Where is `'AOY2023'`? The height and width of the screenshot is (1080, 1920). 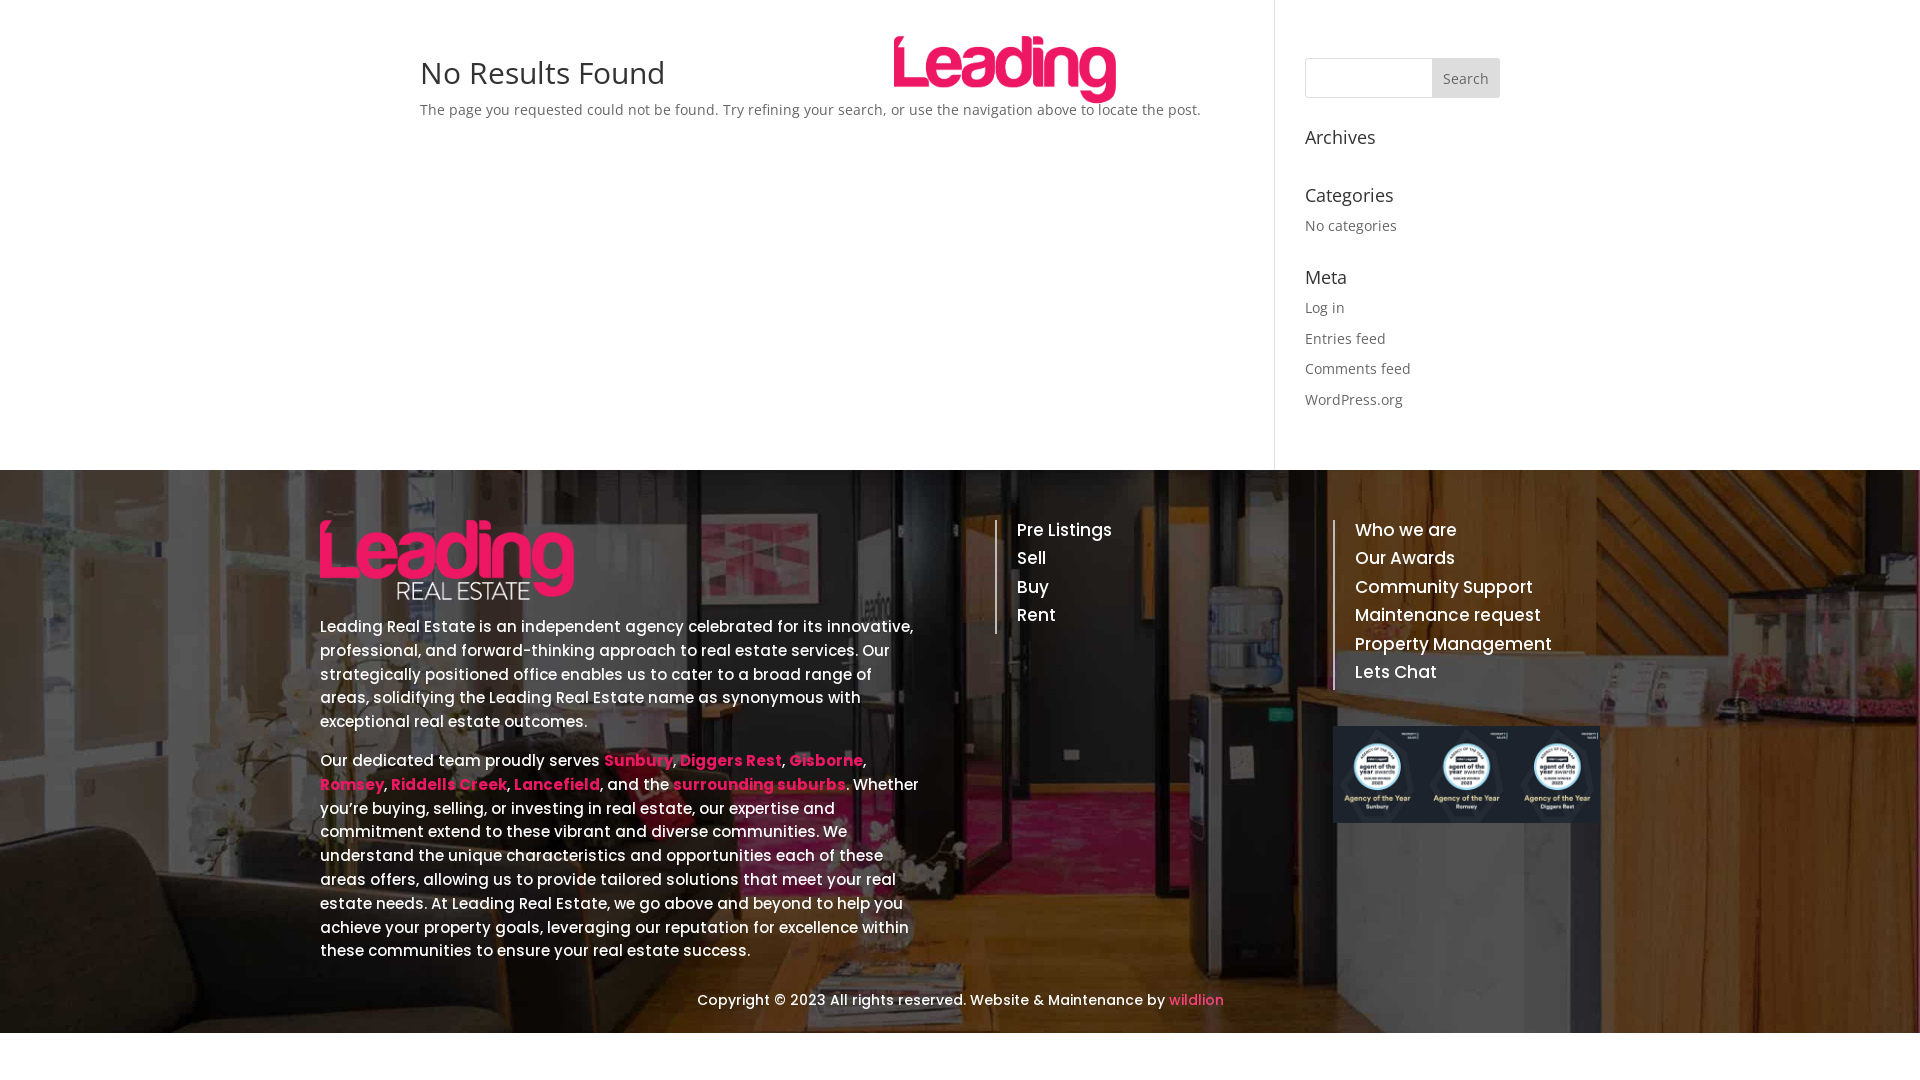 'AOY2023' is located at coordinates (1466, 773).